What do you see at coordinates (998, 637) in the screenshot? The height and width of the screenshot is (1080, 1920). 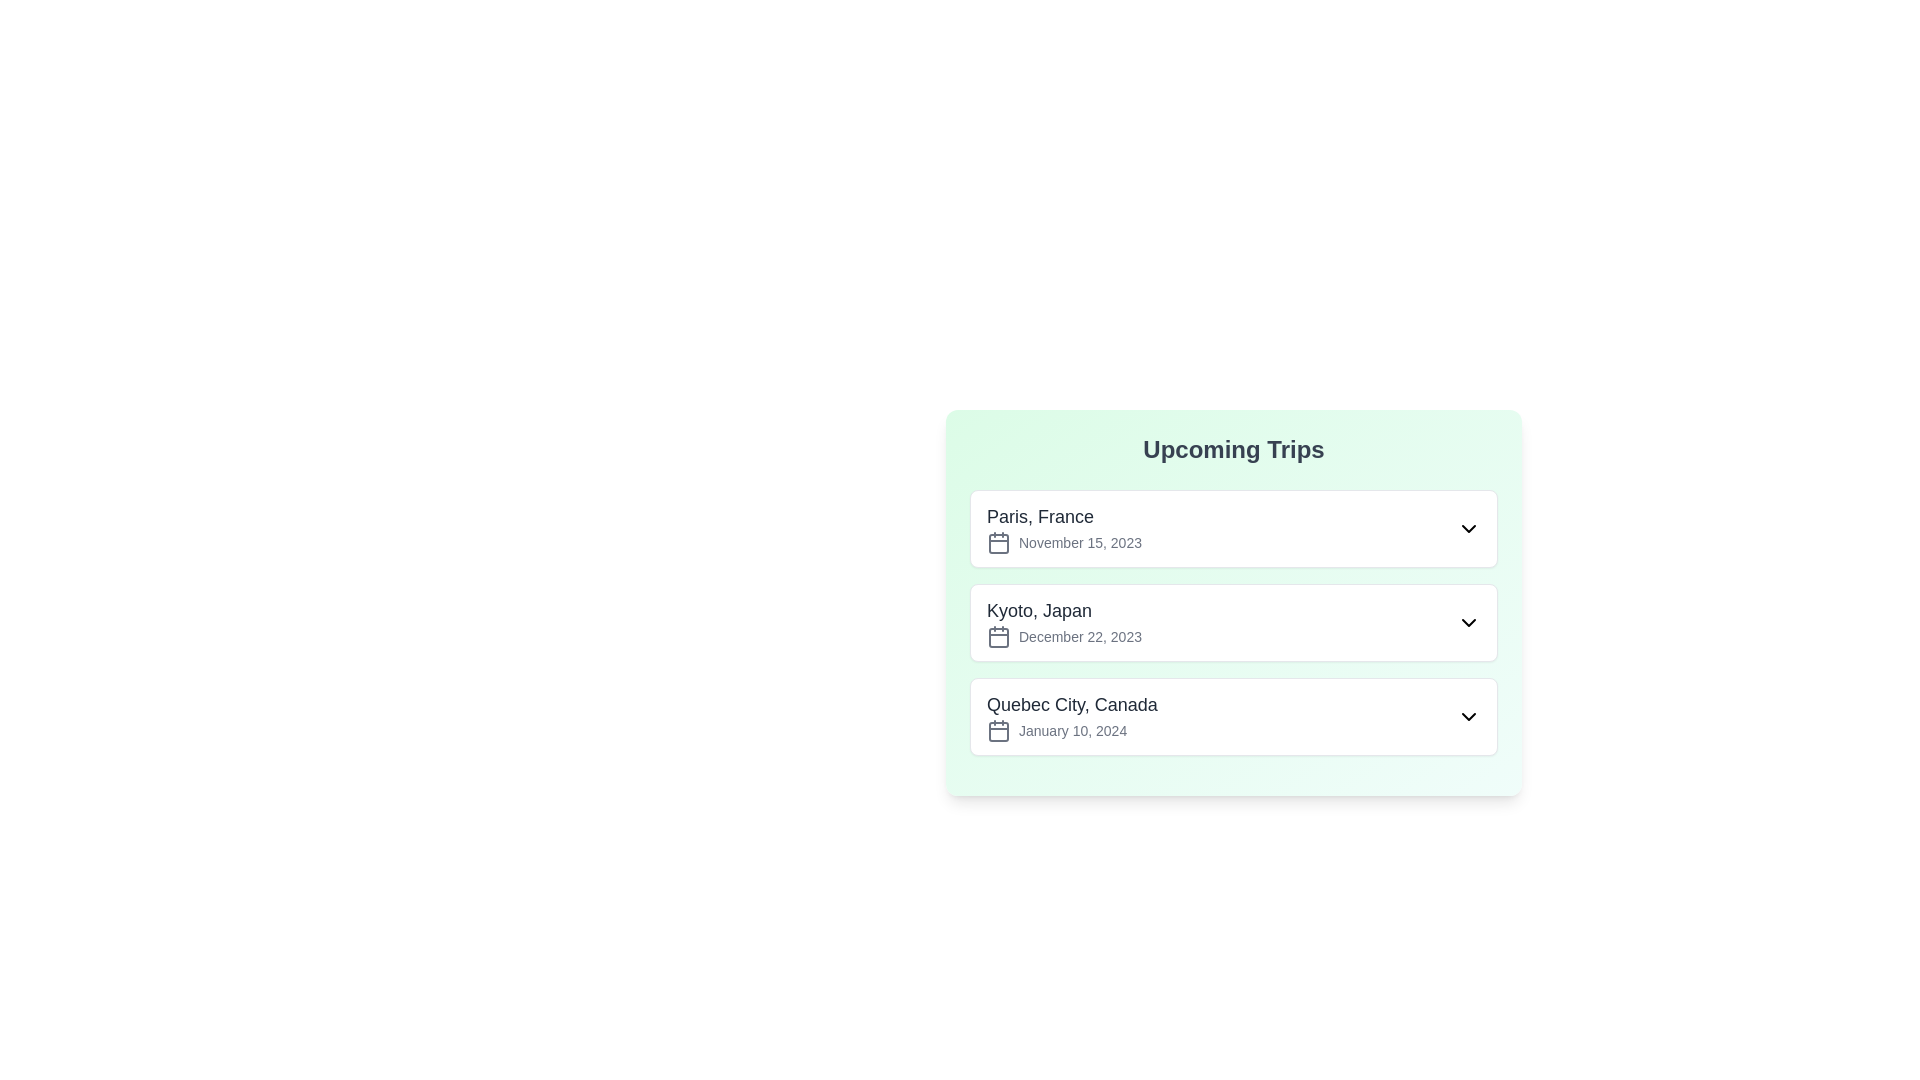 I see `the decorative rectangular component within the calendar icon located in the second item under 'Upcoming Trips', adjacent to 'Kyoto, Japan', and to the left of the date 'December 22, 2023'` at bounding box center [998, 637].